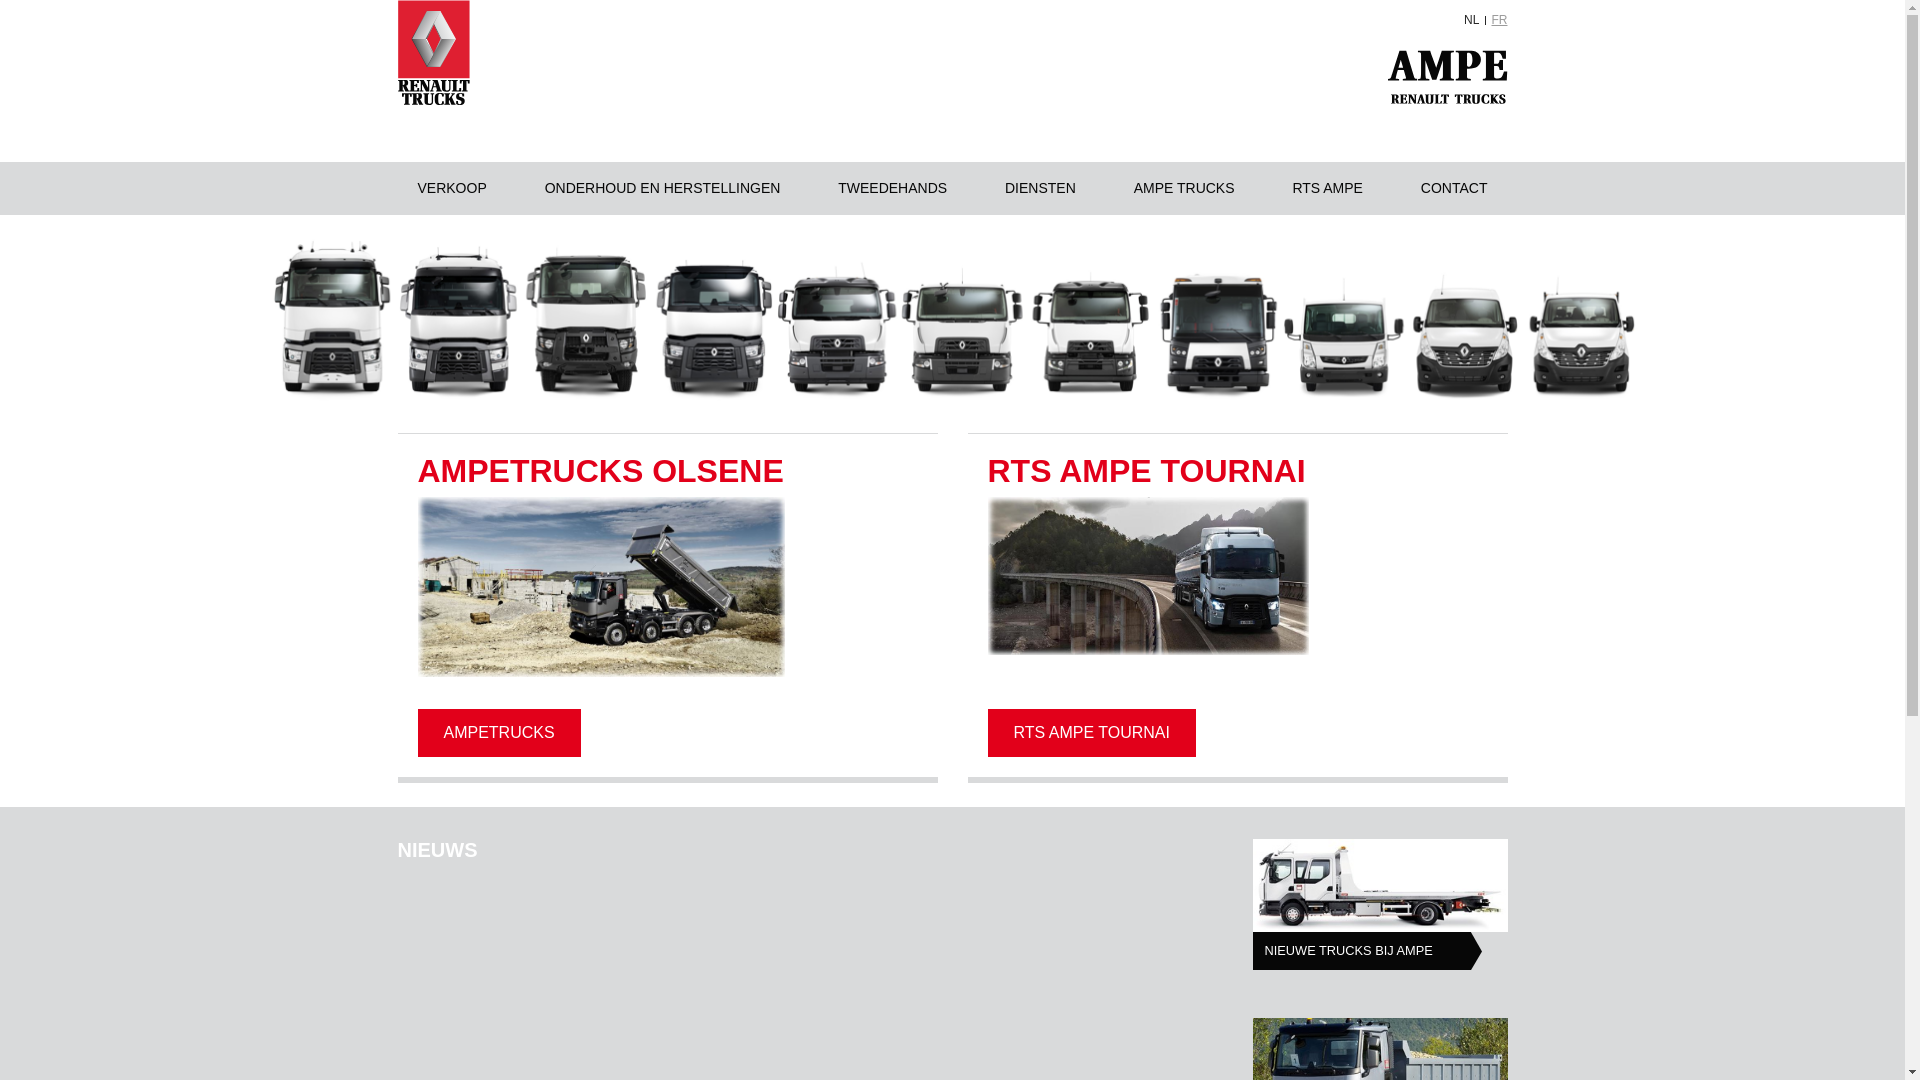  Describe the element at coordinates (432, 52) in the screenshot. I see `'Home'` at that location.